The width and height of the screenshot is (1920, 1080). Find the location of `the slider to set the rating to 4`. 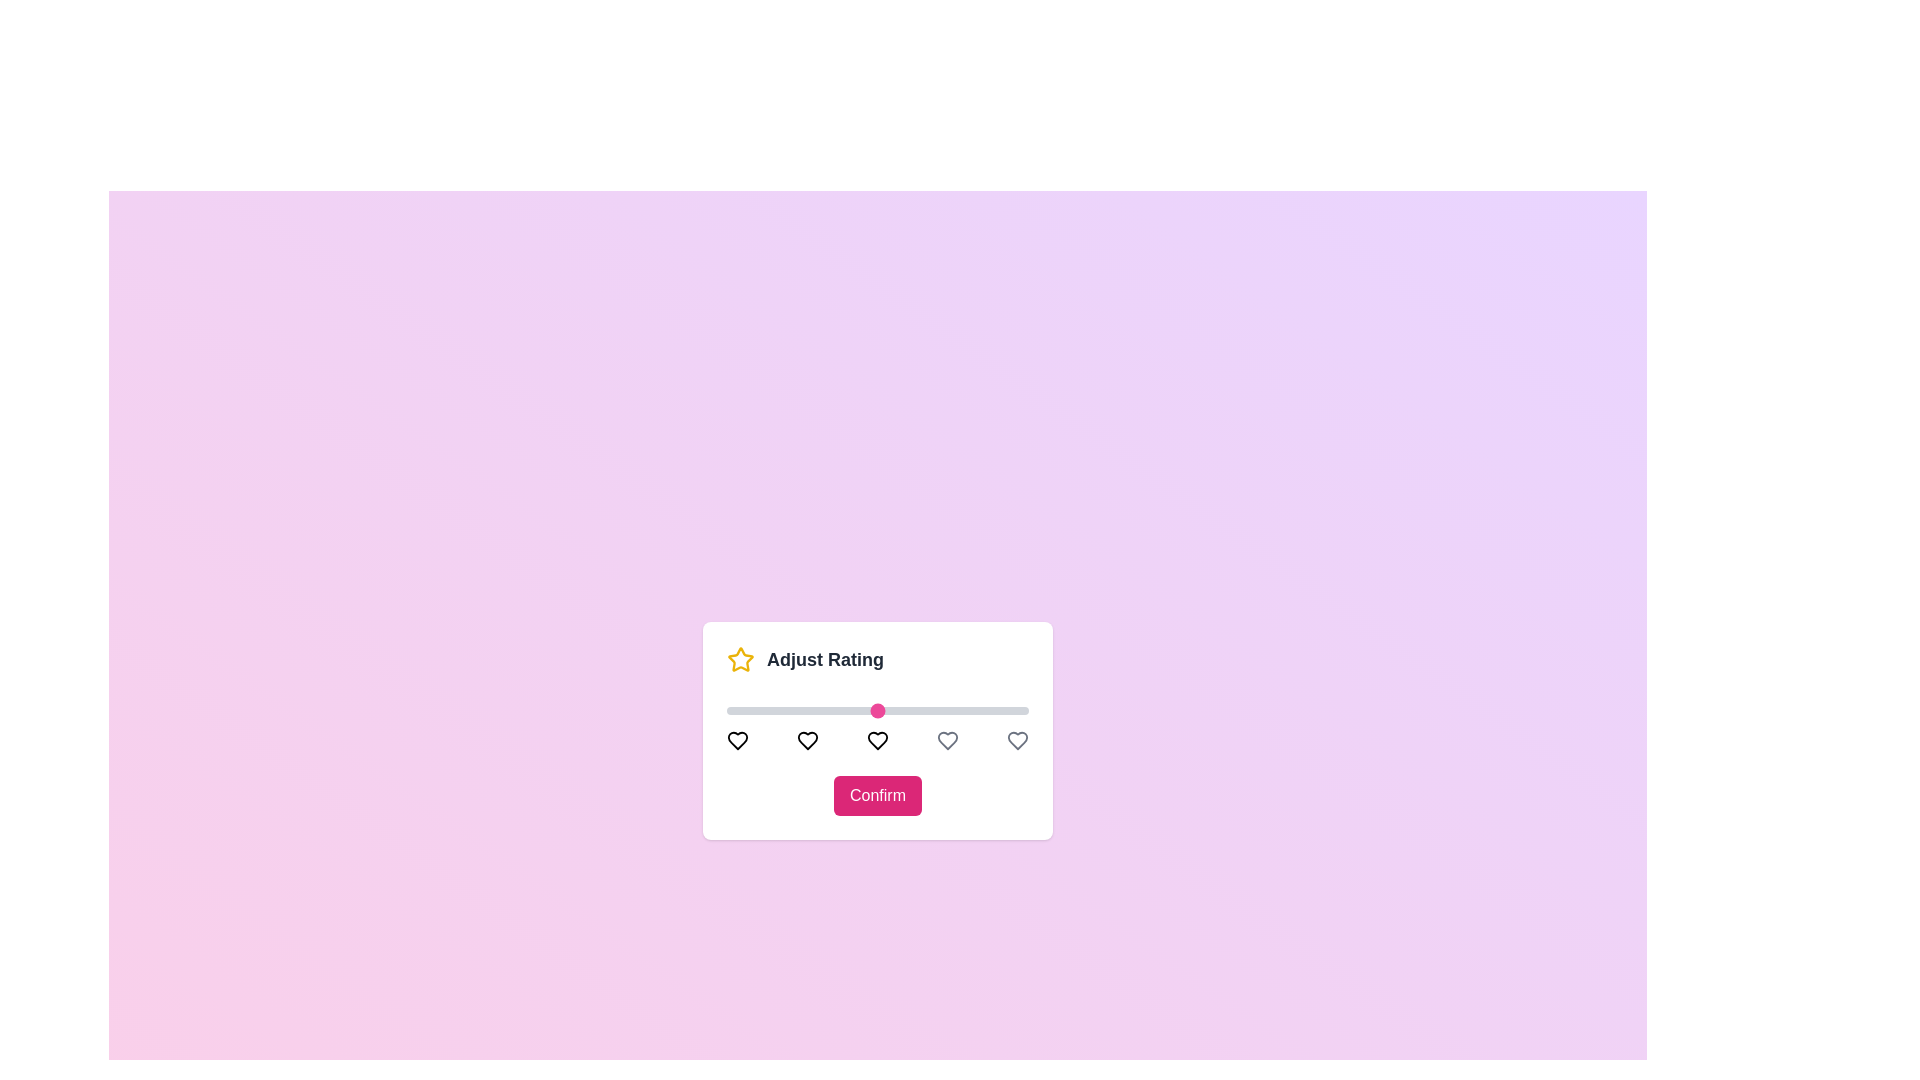

the slider to set the rating to 4 is located at coordinates (952, 709).